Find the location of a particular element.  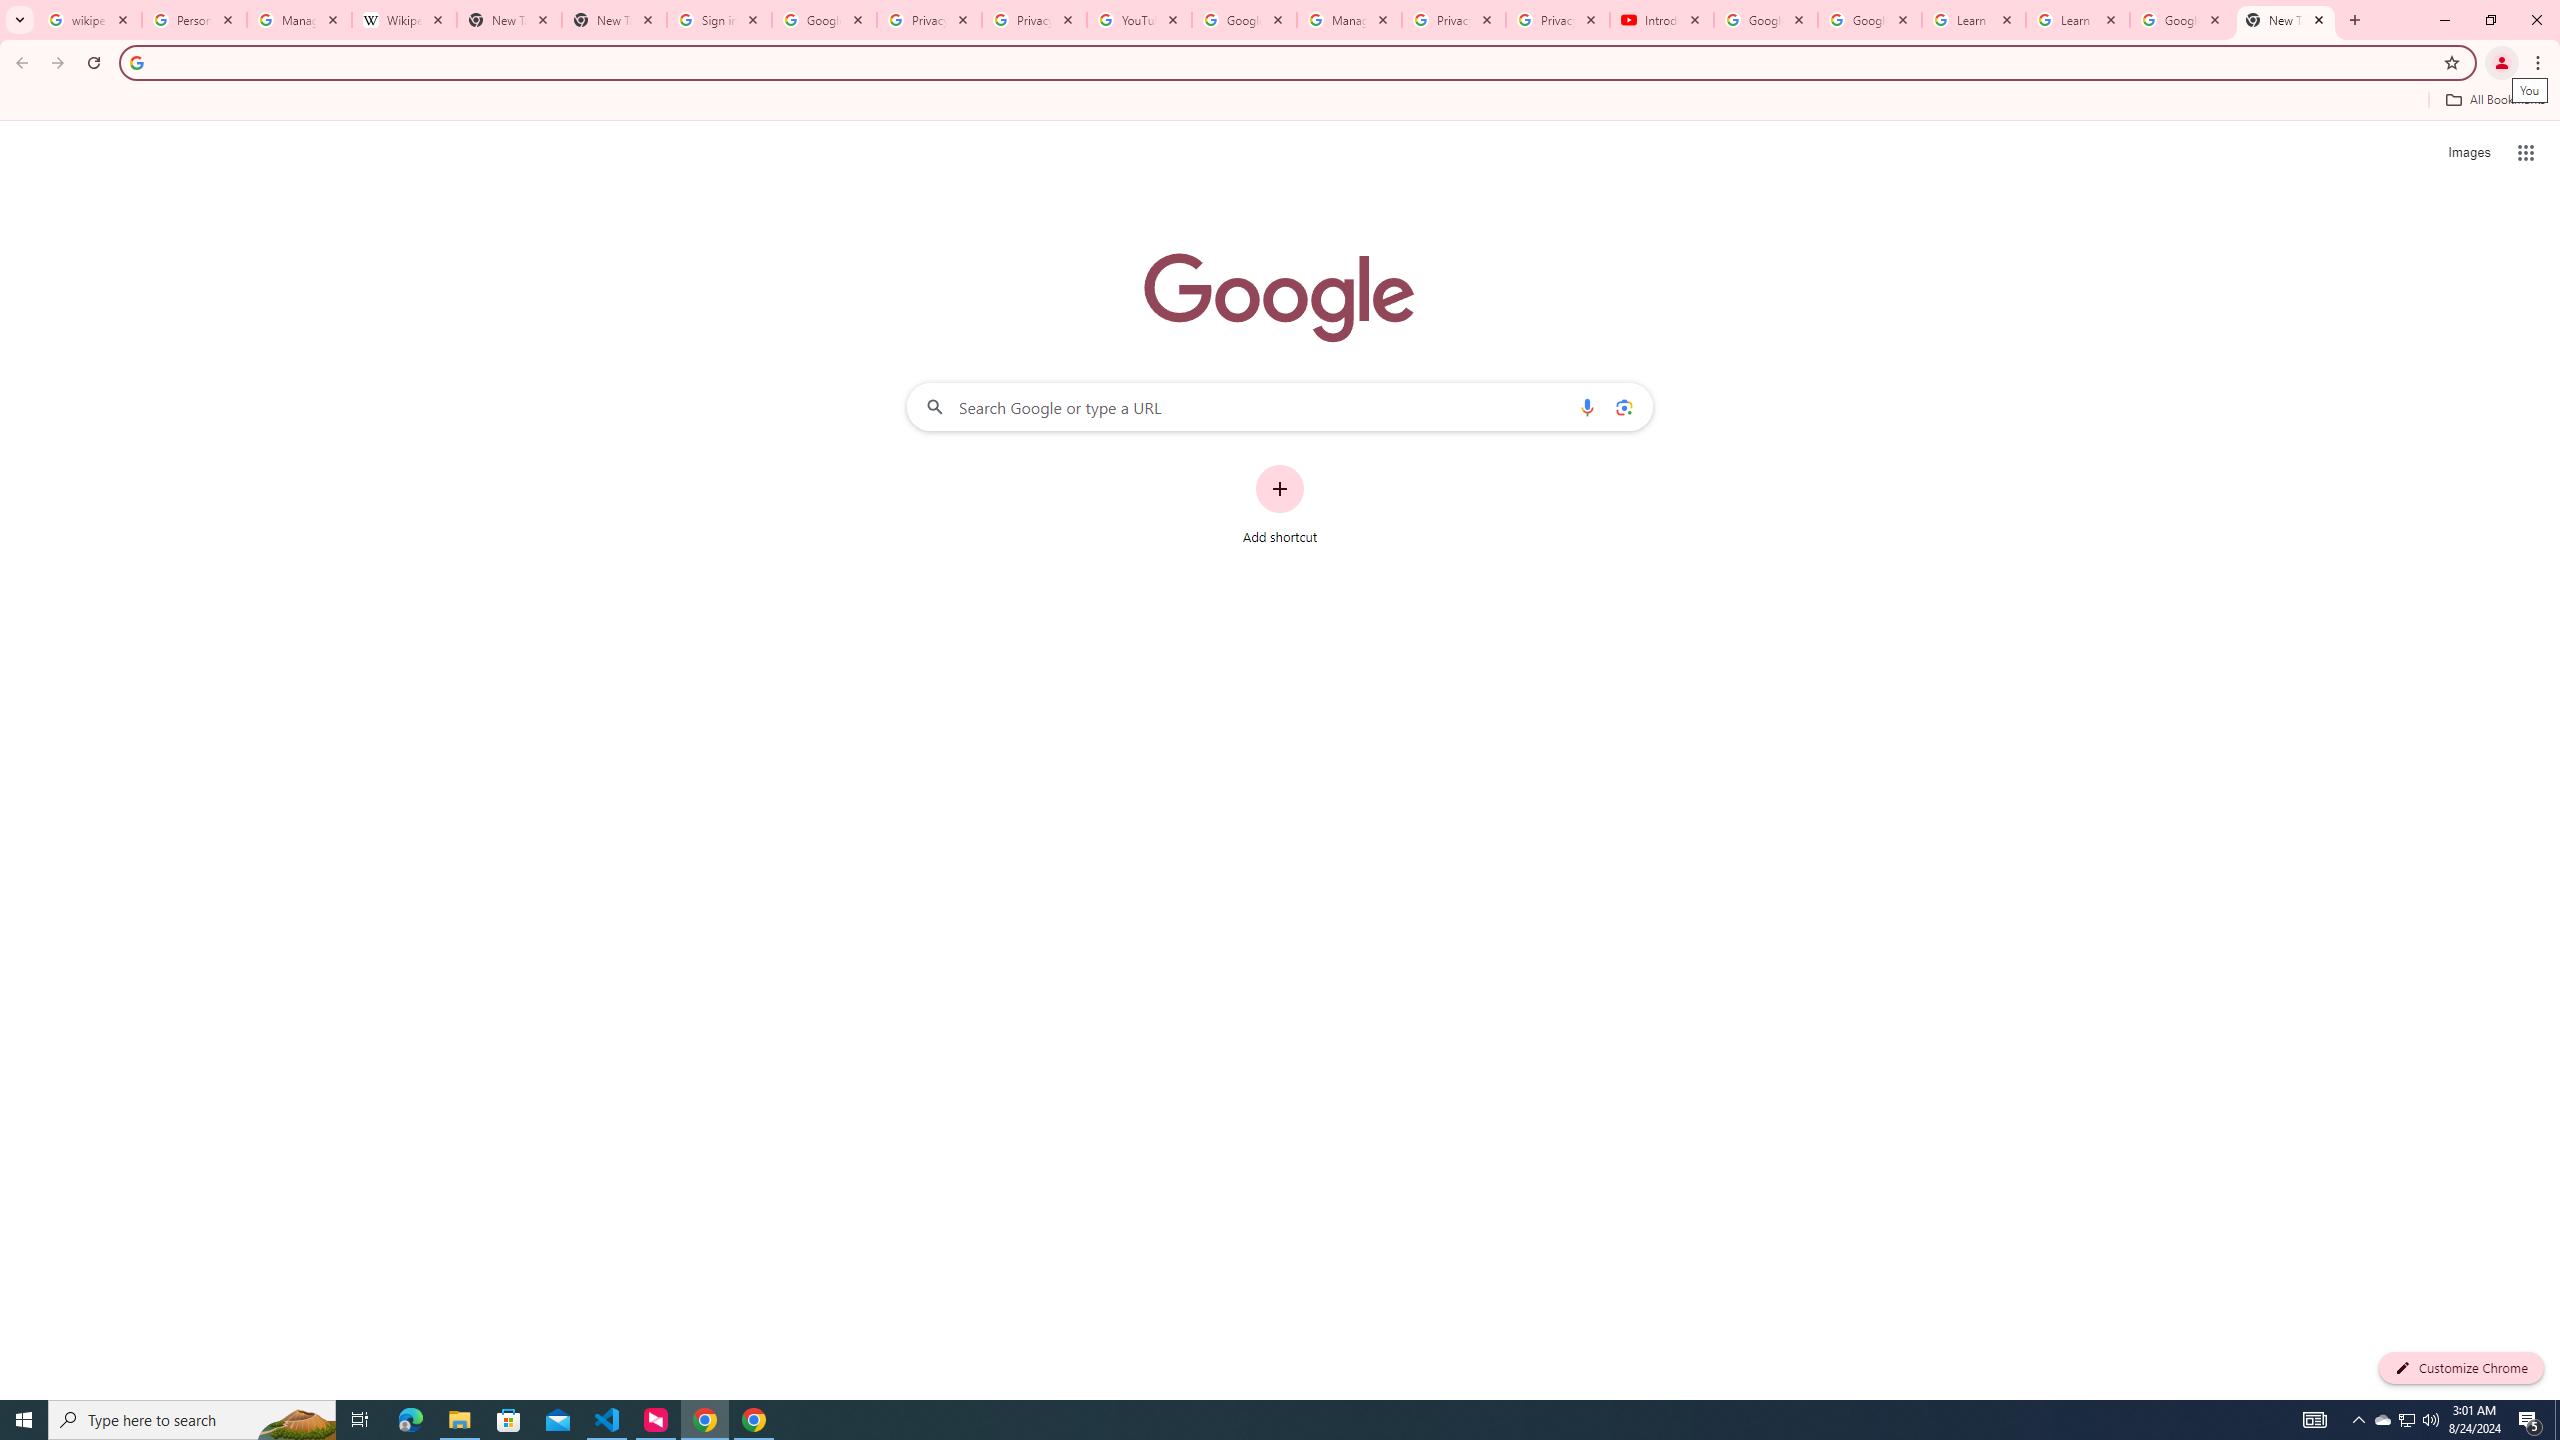

'Sign in - Google Accounts' is located at coordinates (718, 19).